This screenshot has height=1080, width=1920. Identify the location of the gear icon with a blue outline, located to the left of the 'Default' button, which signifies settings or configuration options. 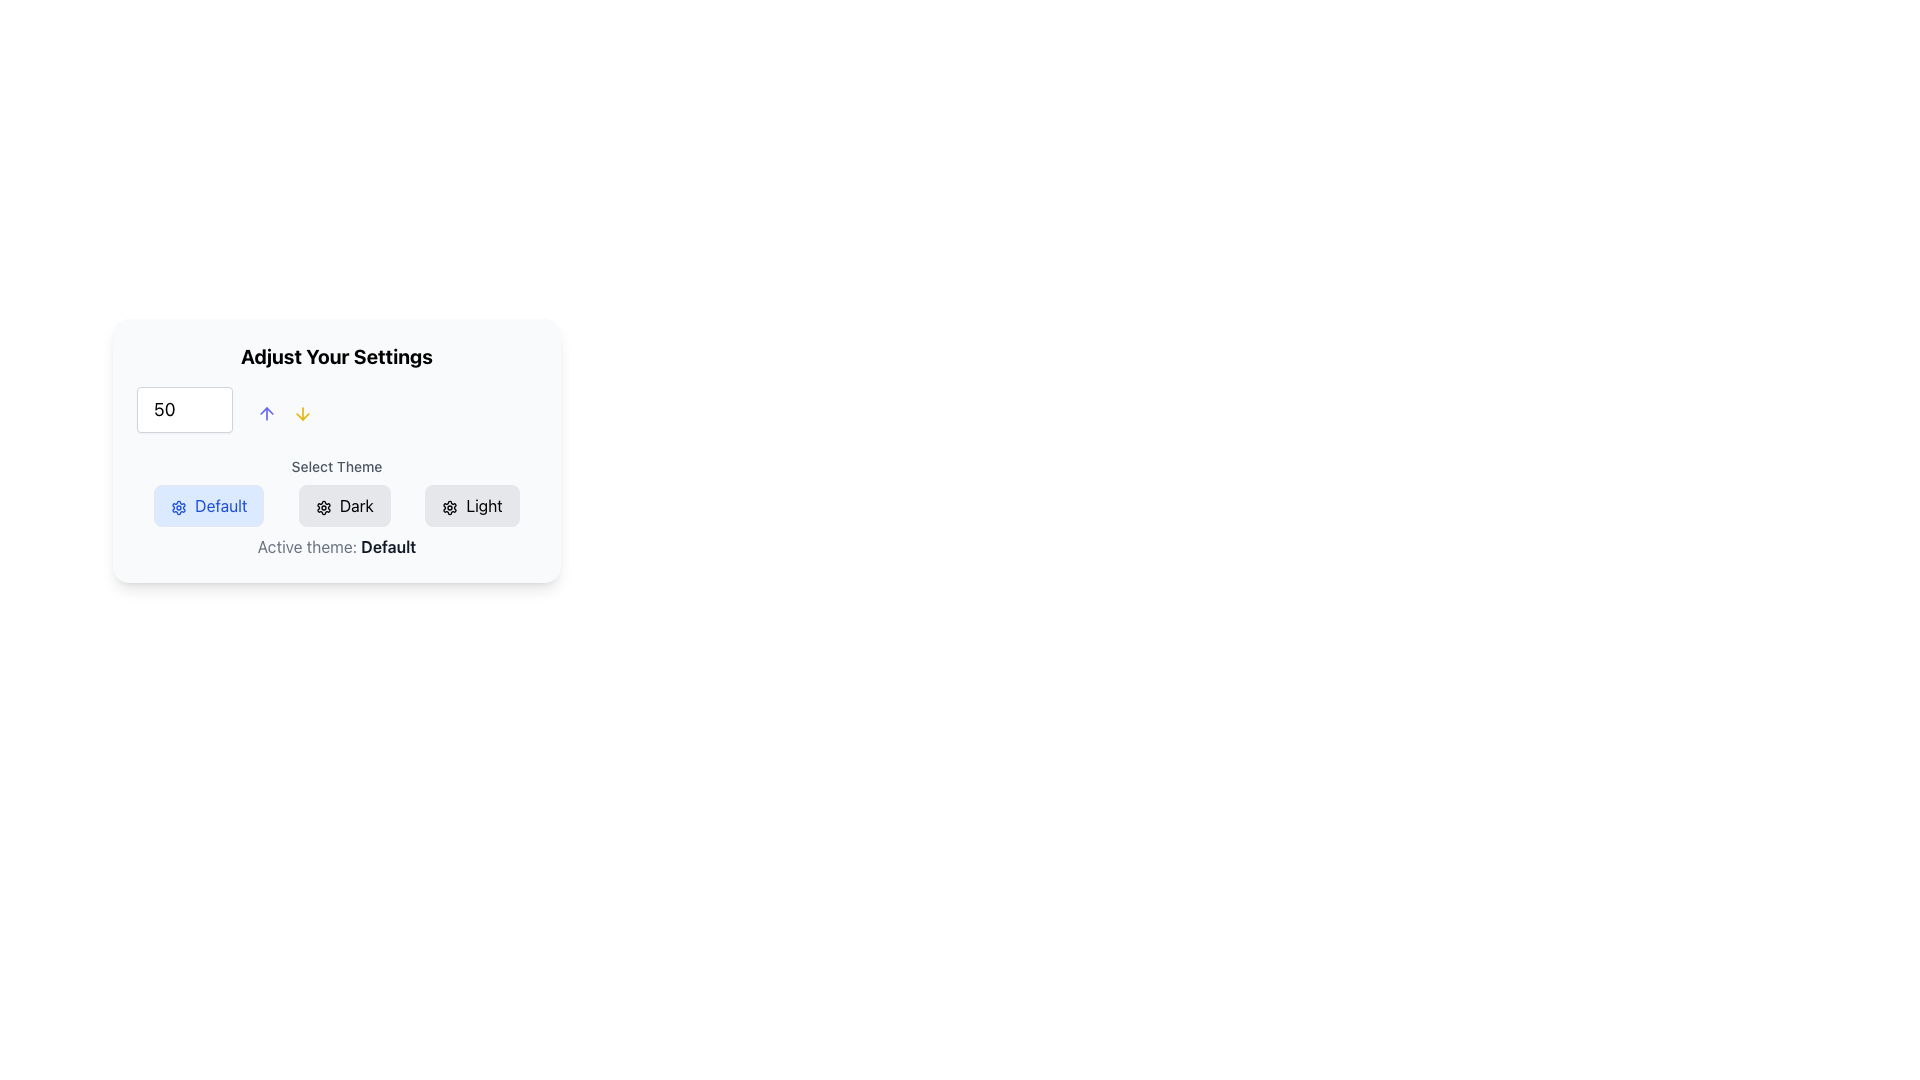
(179, 506).